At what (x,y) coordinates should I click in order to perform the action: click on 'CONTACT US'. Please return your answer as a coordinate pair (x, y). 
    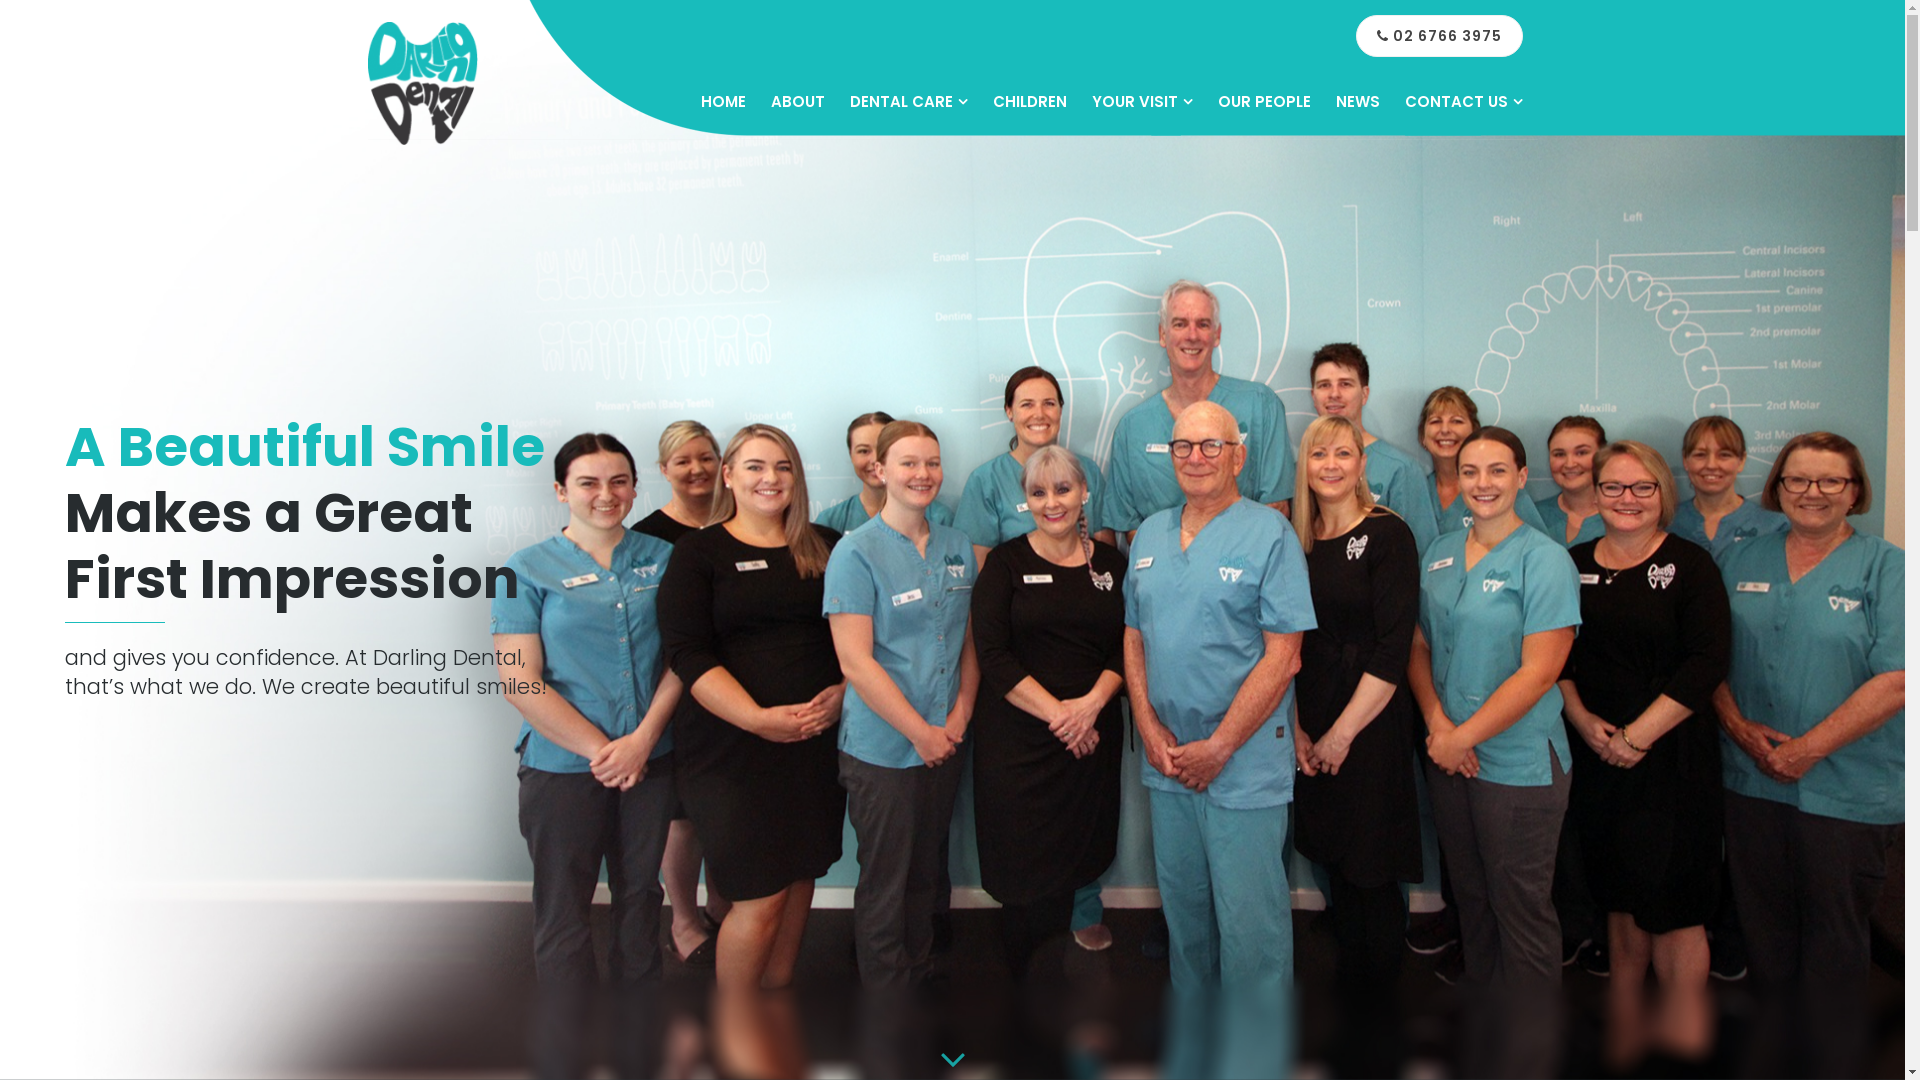
    Looking at the image, I should click on (1463, 101).